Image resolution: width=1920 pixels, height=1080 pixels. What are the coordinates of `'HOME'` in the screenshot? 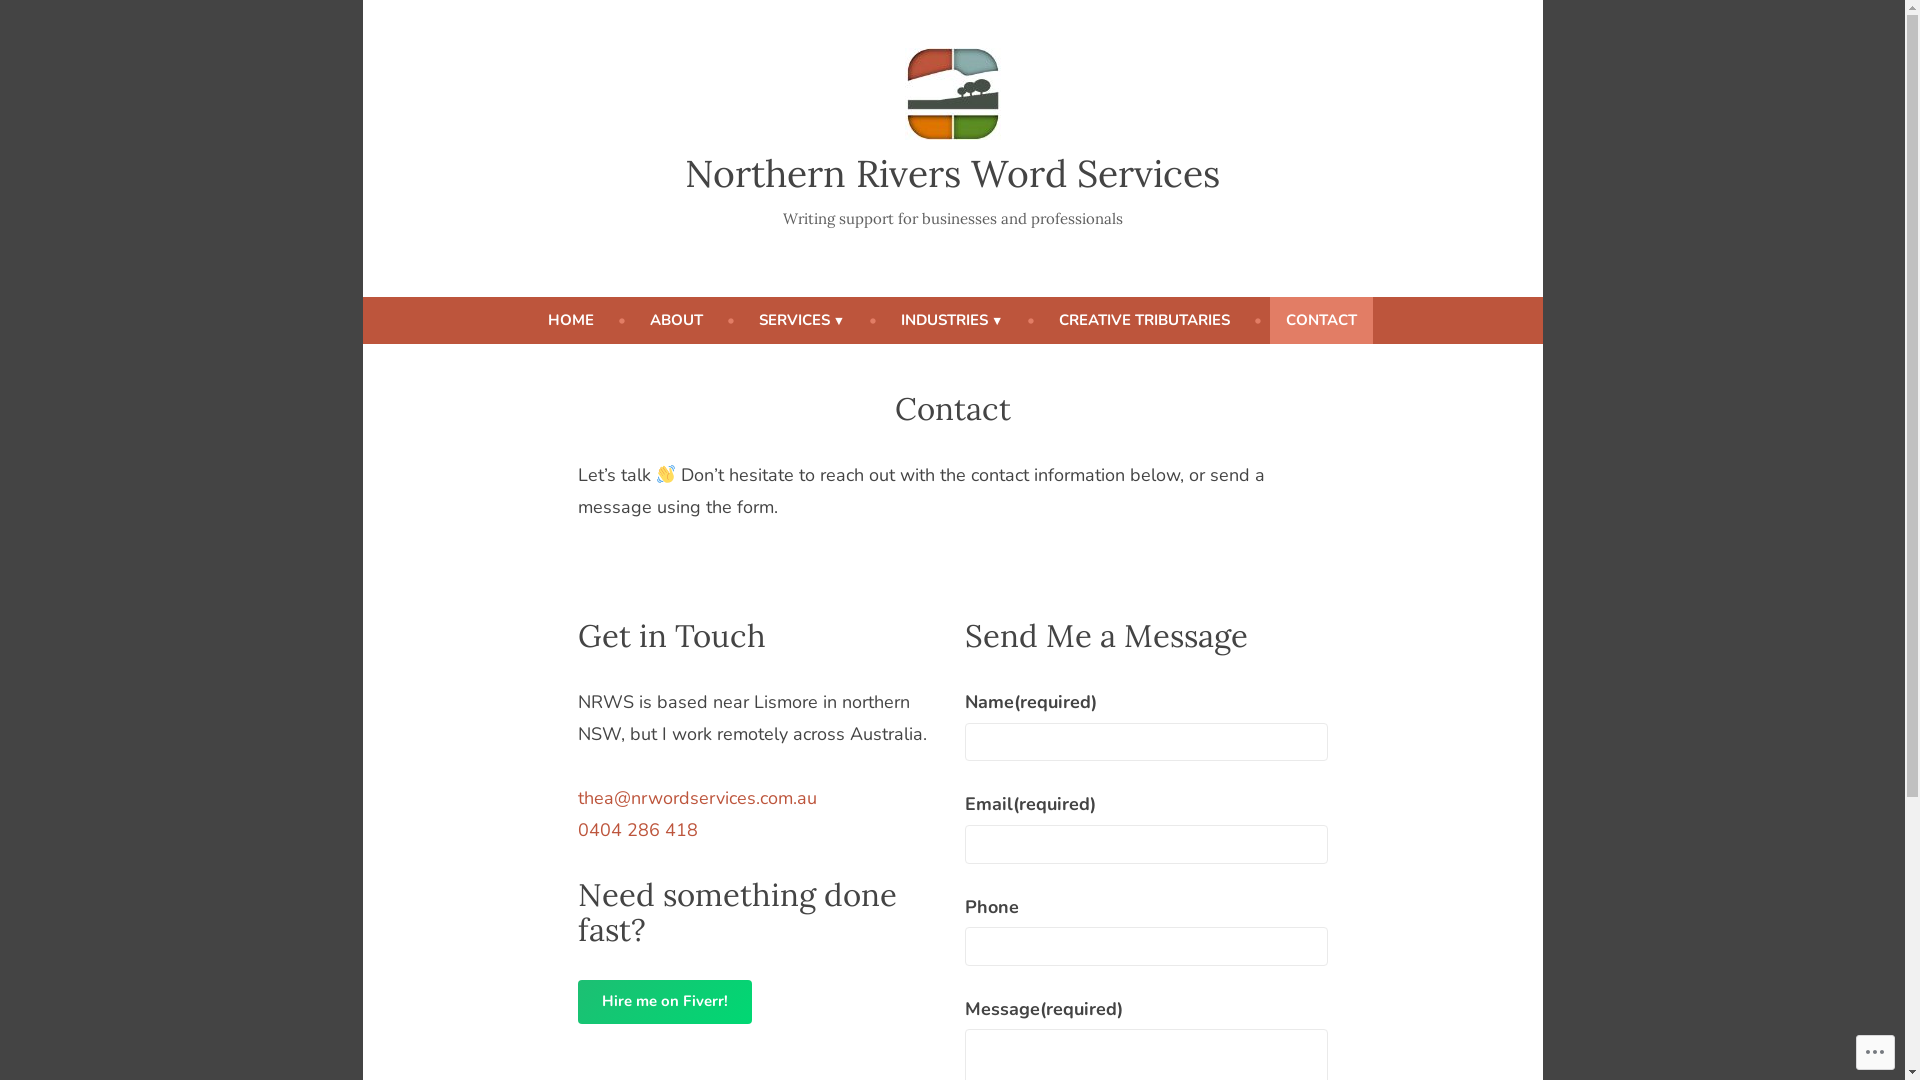 It's located at (532, 319).